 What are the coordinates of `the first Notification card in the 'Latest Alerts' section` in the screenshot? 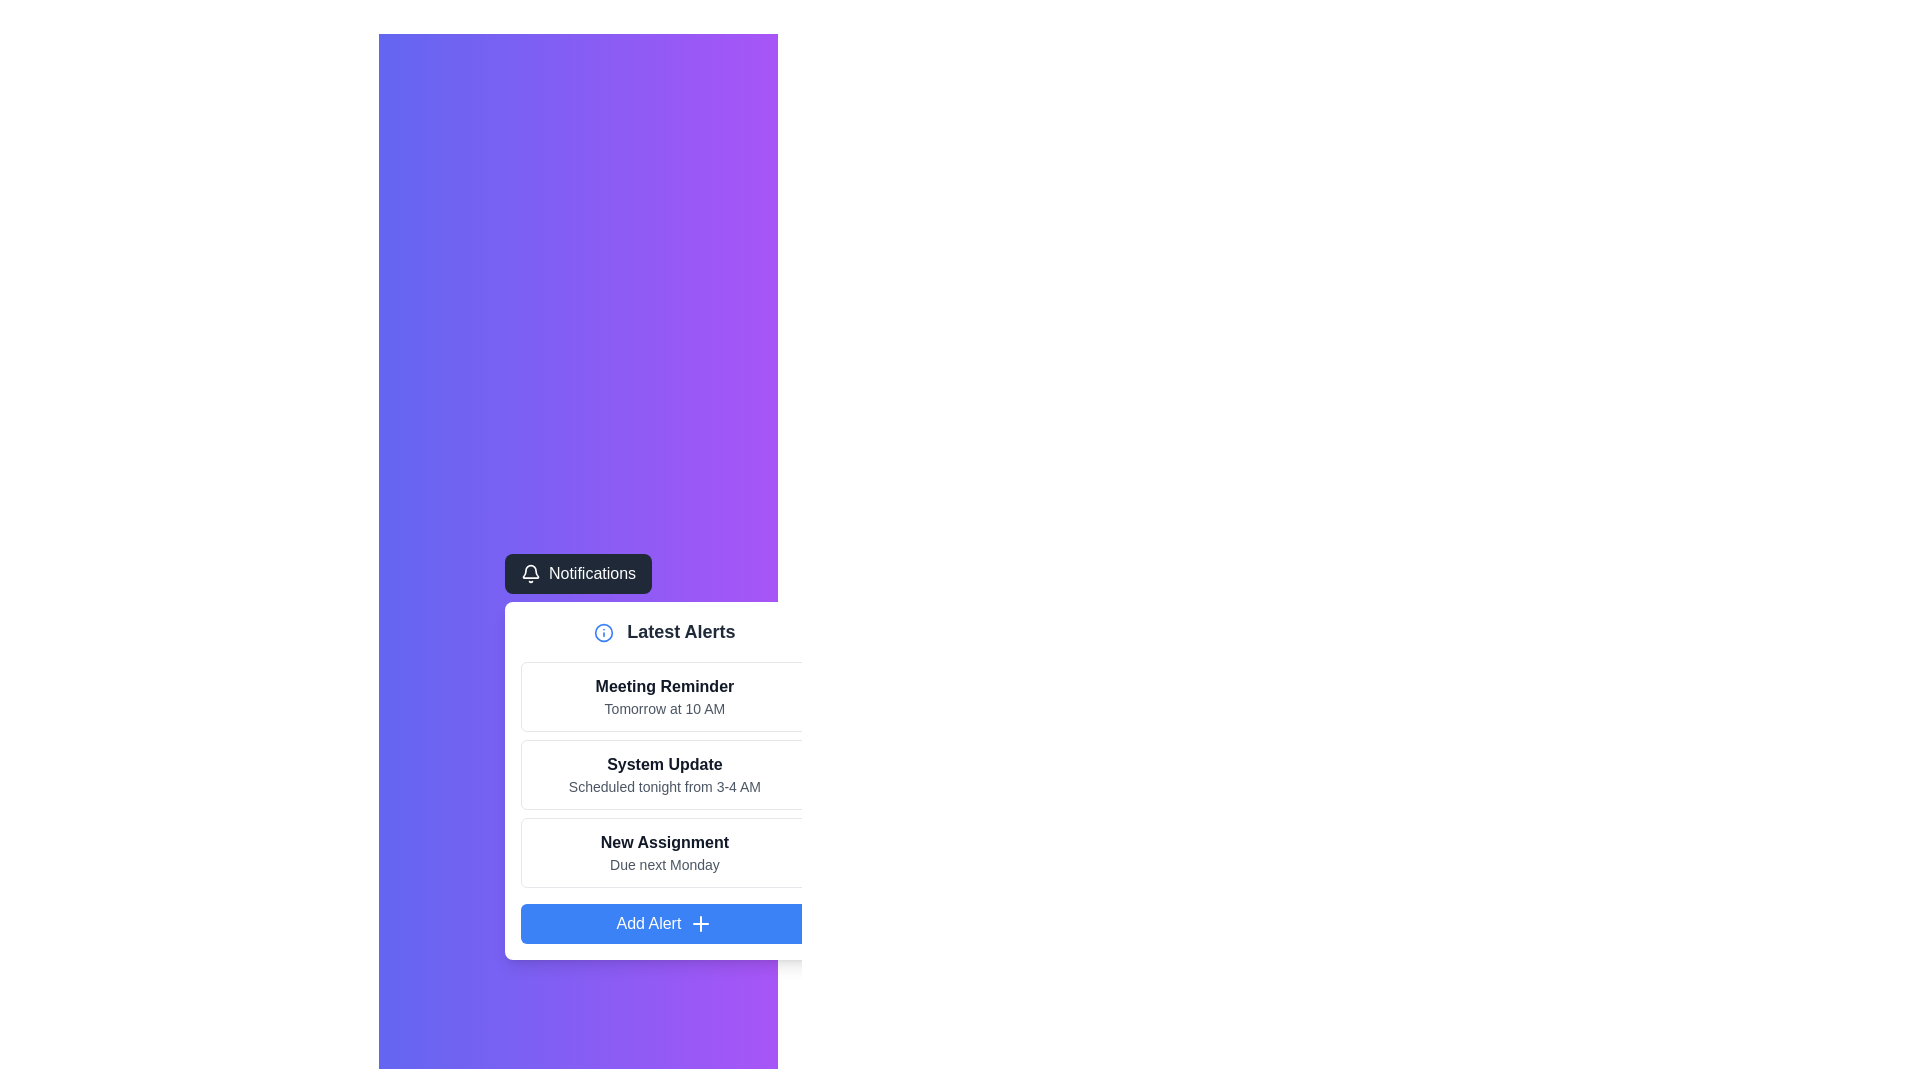 It's located at (664, 696).